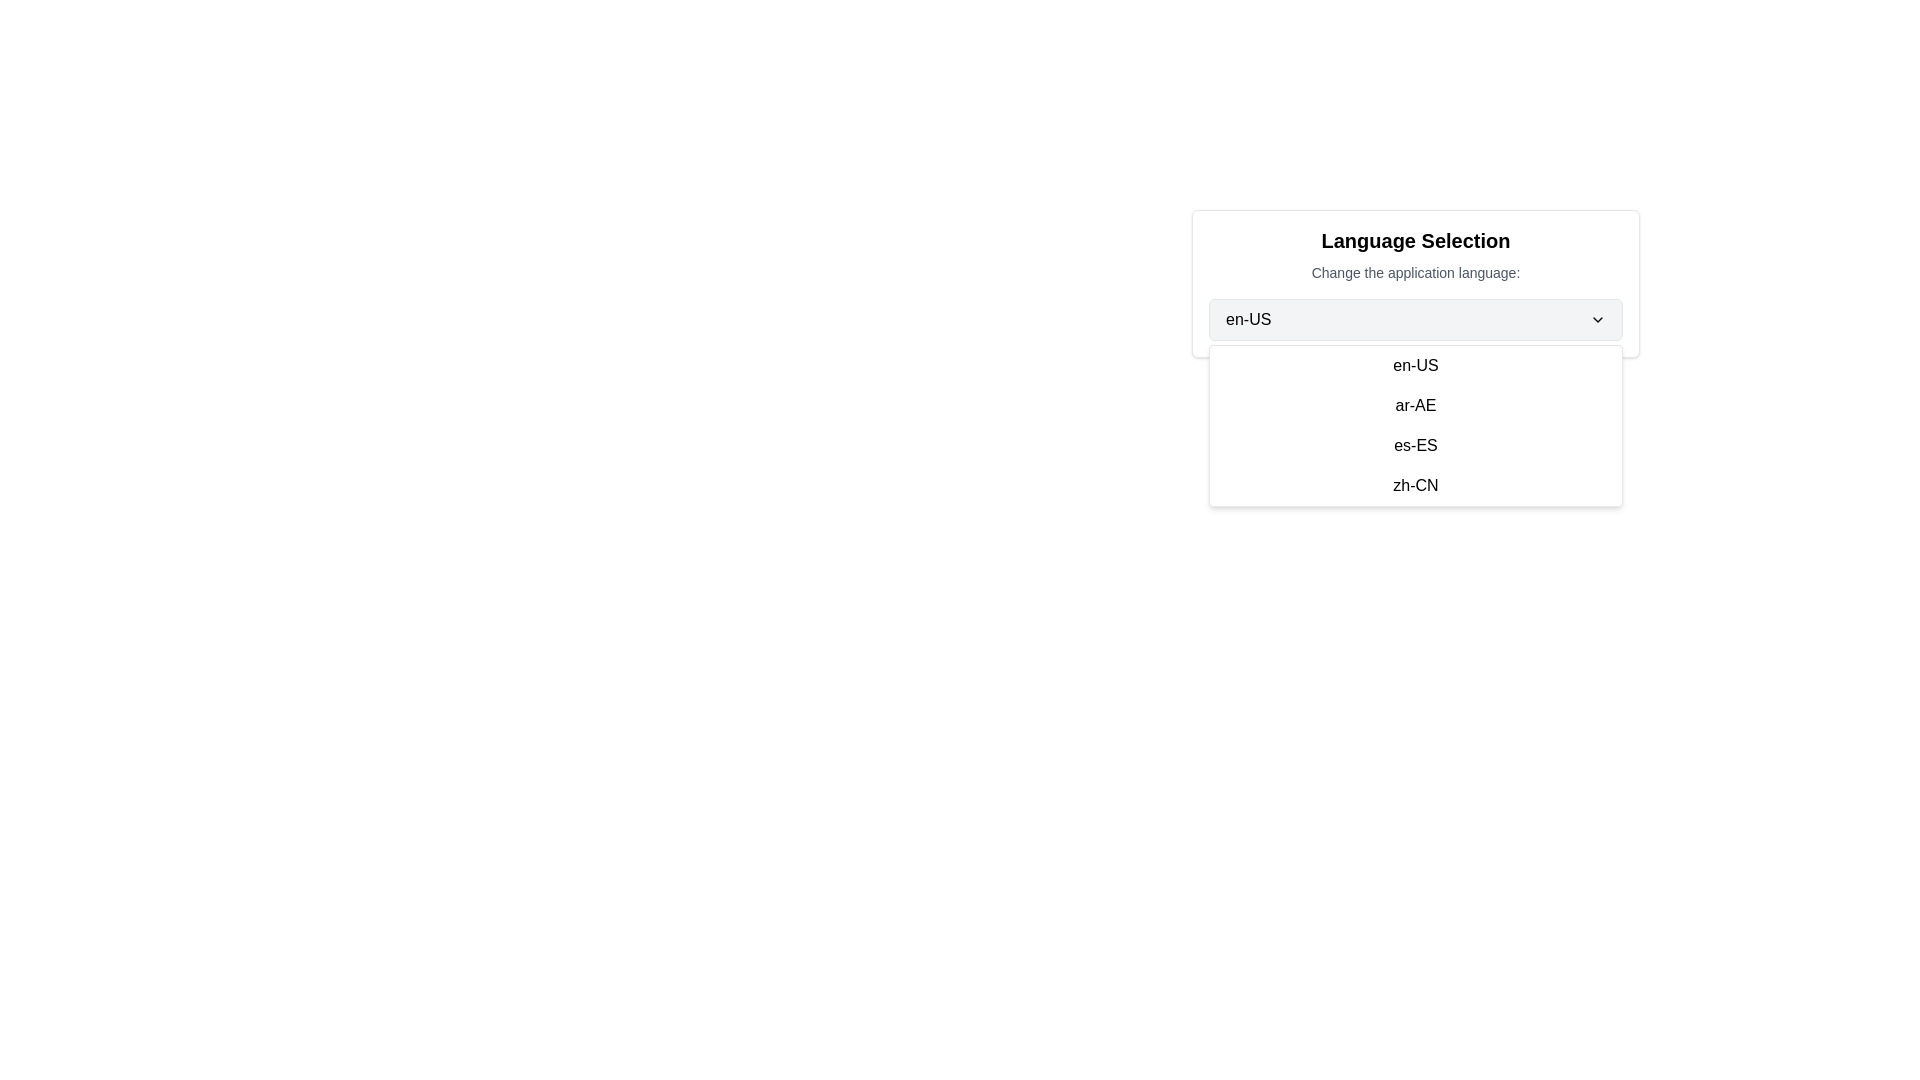  What do you see at coordinates (1415, 273) in the screenshot?
I see `the Text Label that provides information about the dropdown menu for selecting the application language, located beneath the heading 'Language Selection'` at bounding box center [1415, 273].